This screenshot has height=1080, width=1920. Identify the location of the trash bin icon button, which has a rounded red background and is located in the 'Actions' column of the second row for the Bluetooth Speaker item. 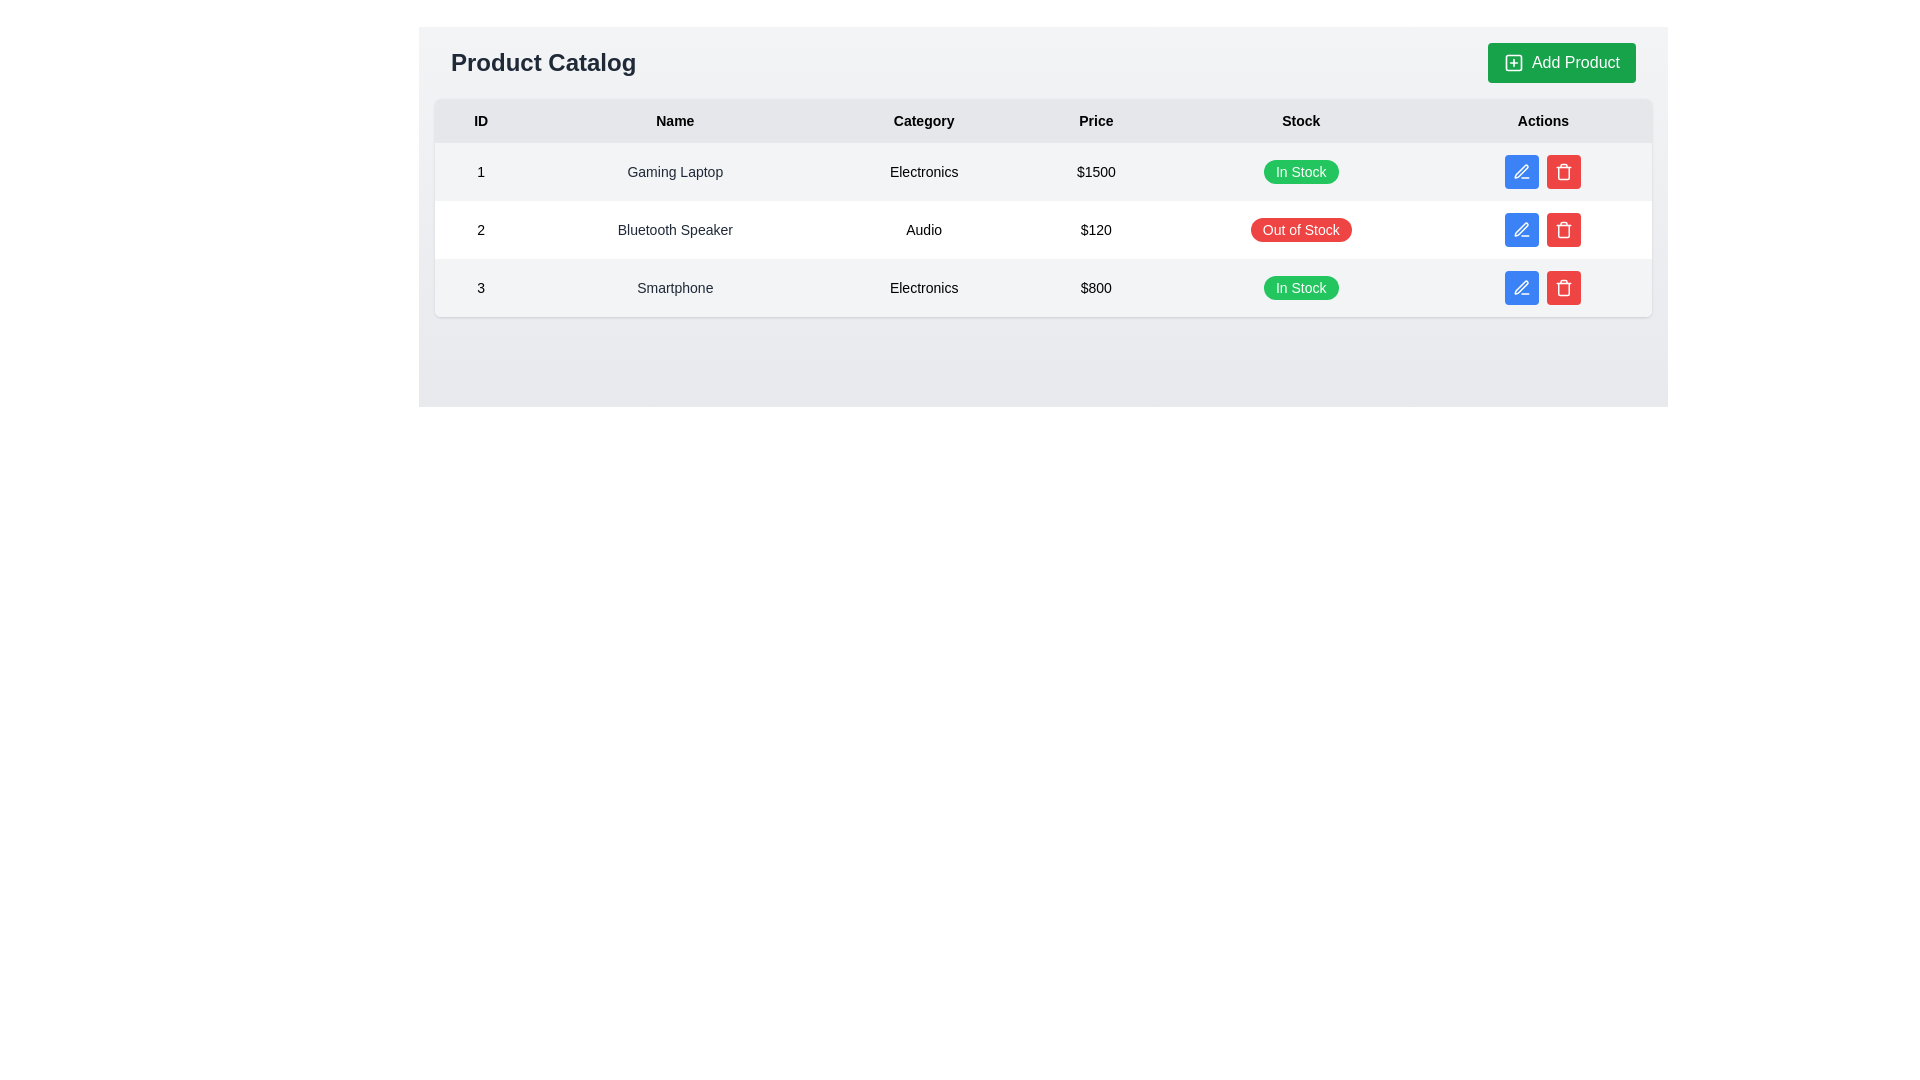
(1563, 288).